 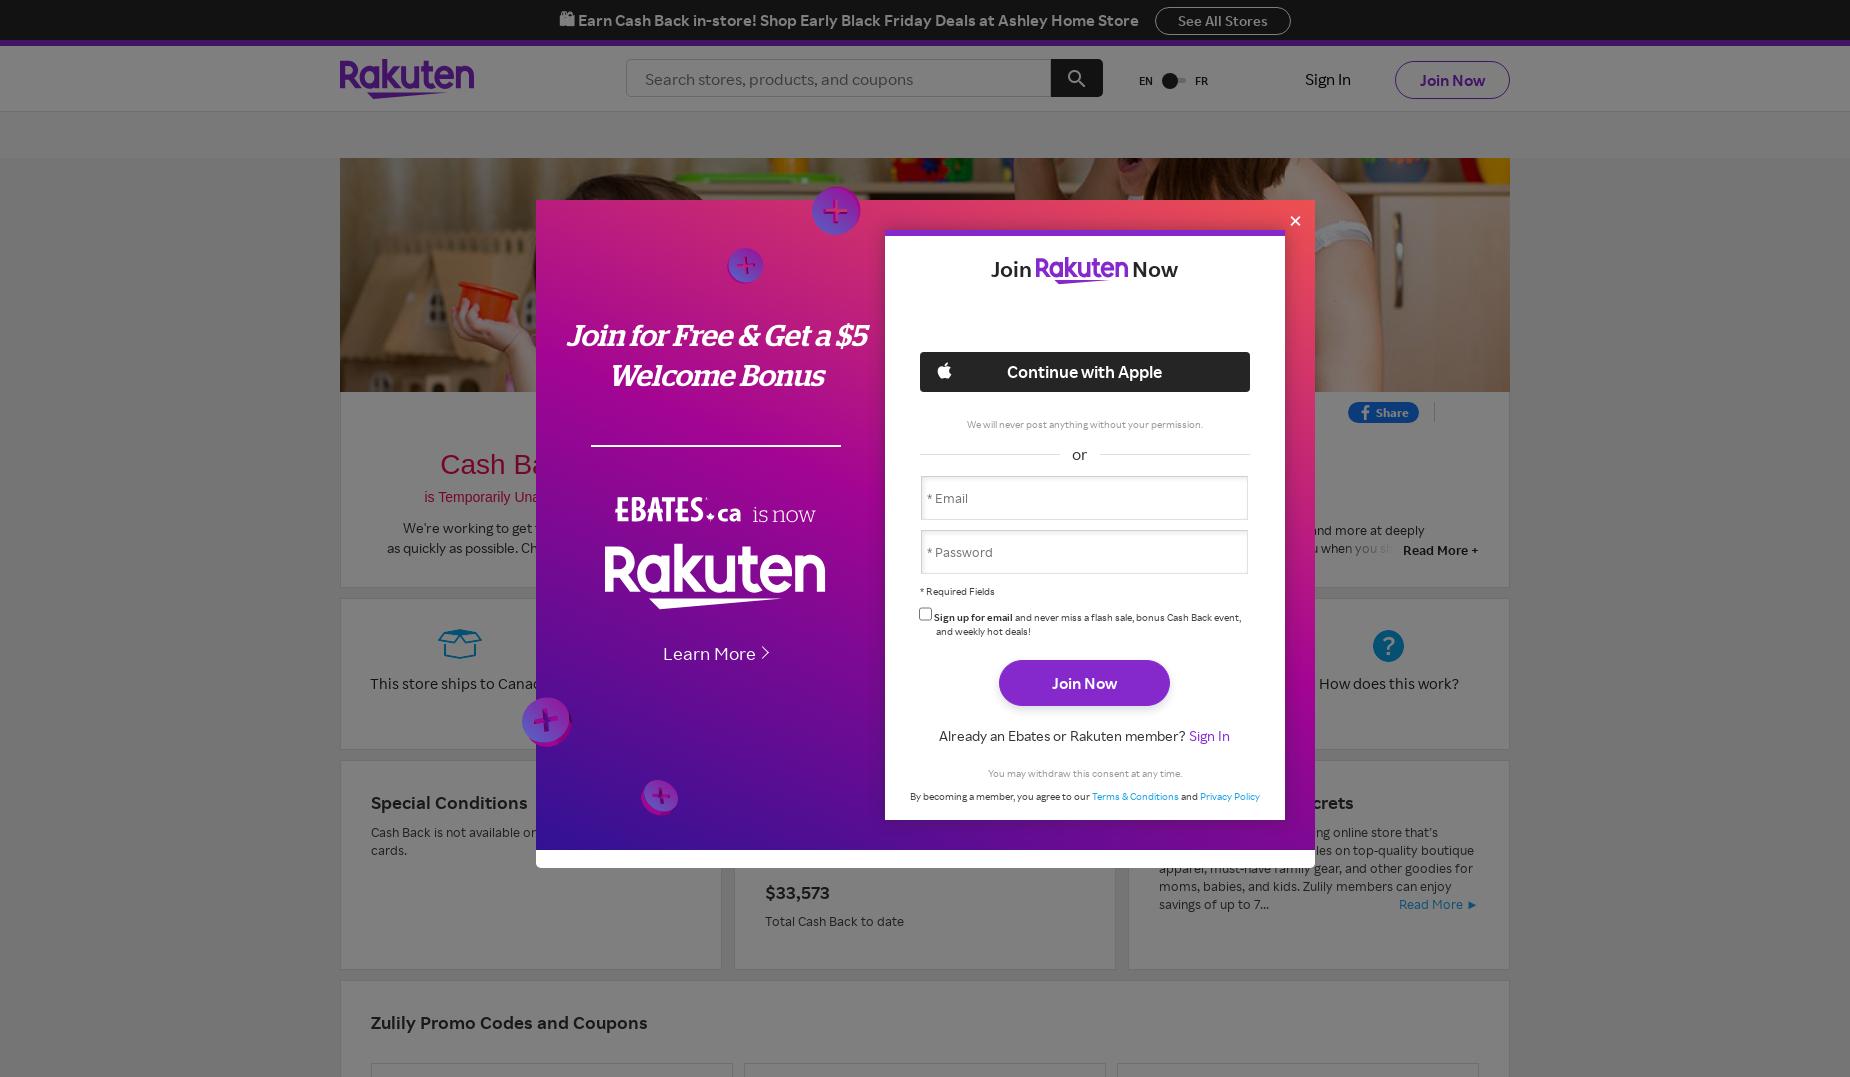 What do you see at coordinates (1210, 18) in the screenshot?
I see `'See All Offers'` at bounding box center [1210, 18].